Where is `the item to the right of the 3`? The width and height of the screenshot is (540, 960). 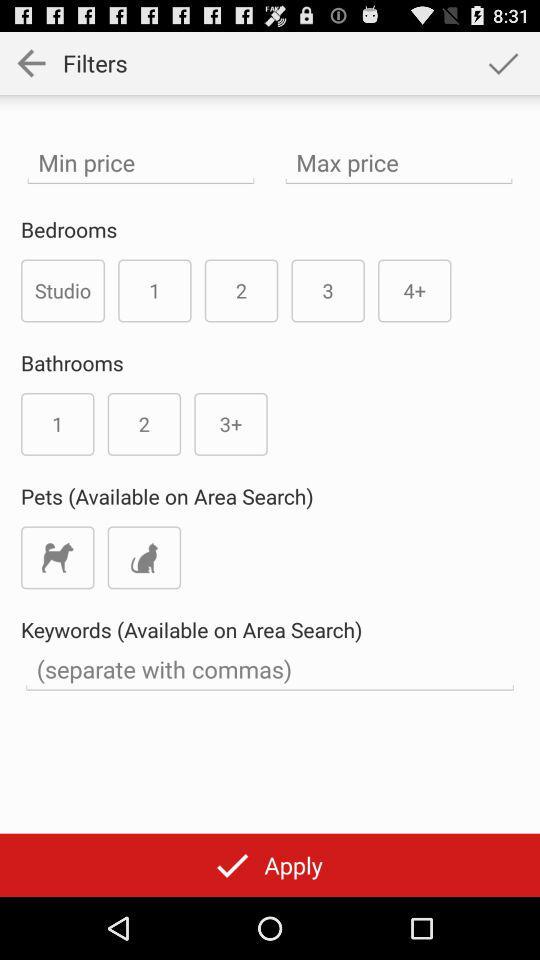 the item to the right of the 3 is located at coordinates (413, 289).